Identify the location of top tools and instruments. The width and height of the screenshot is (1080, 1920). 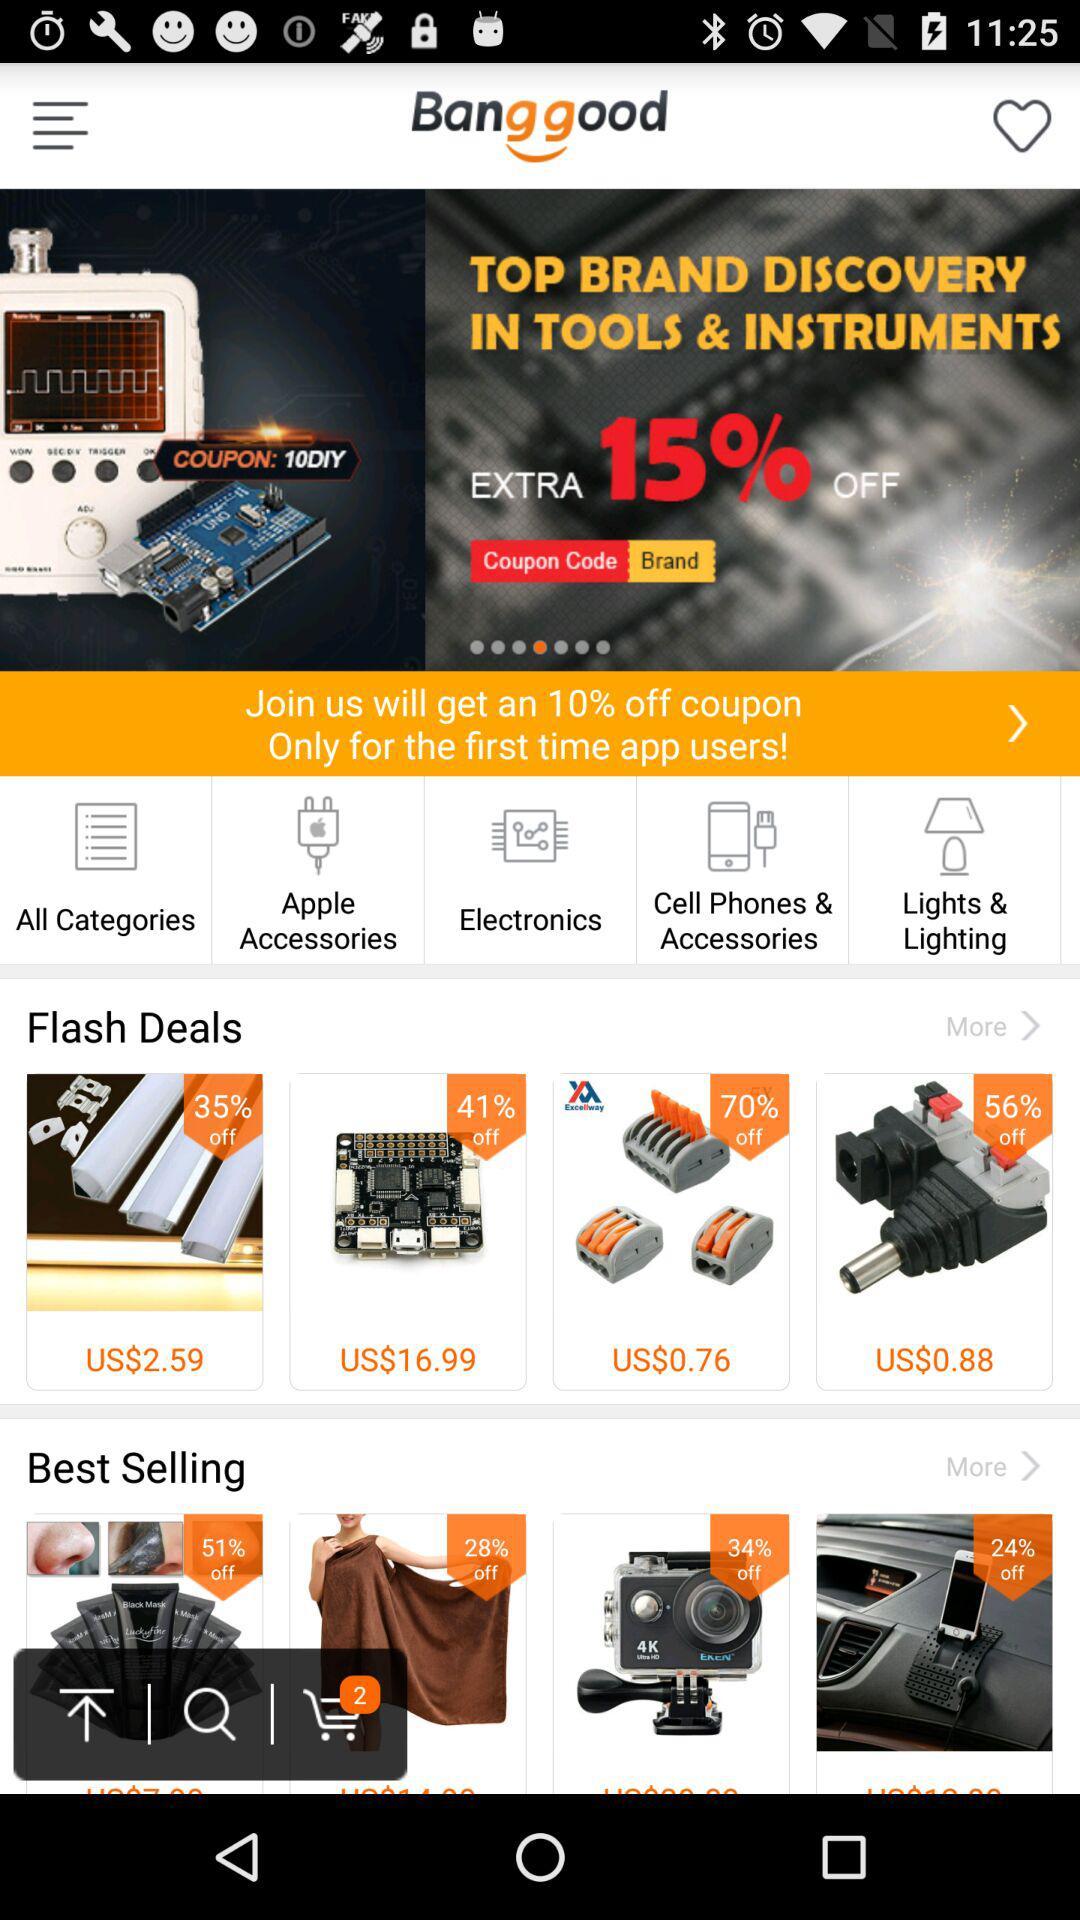
(540, 429).